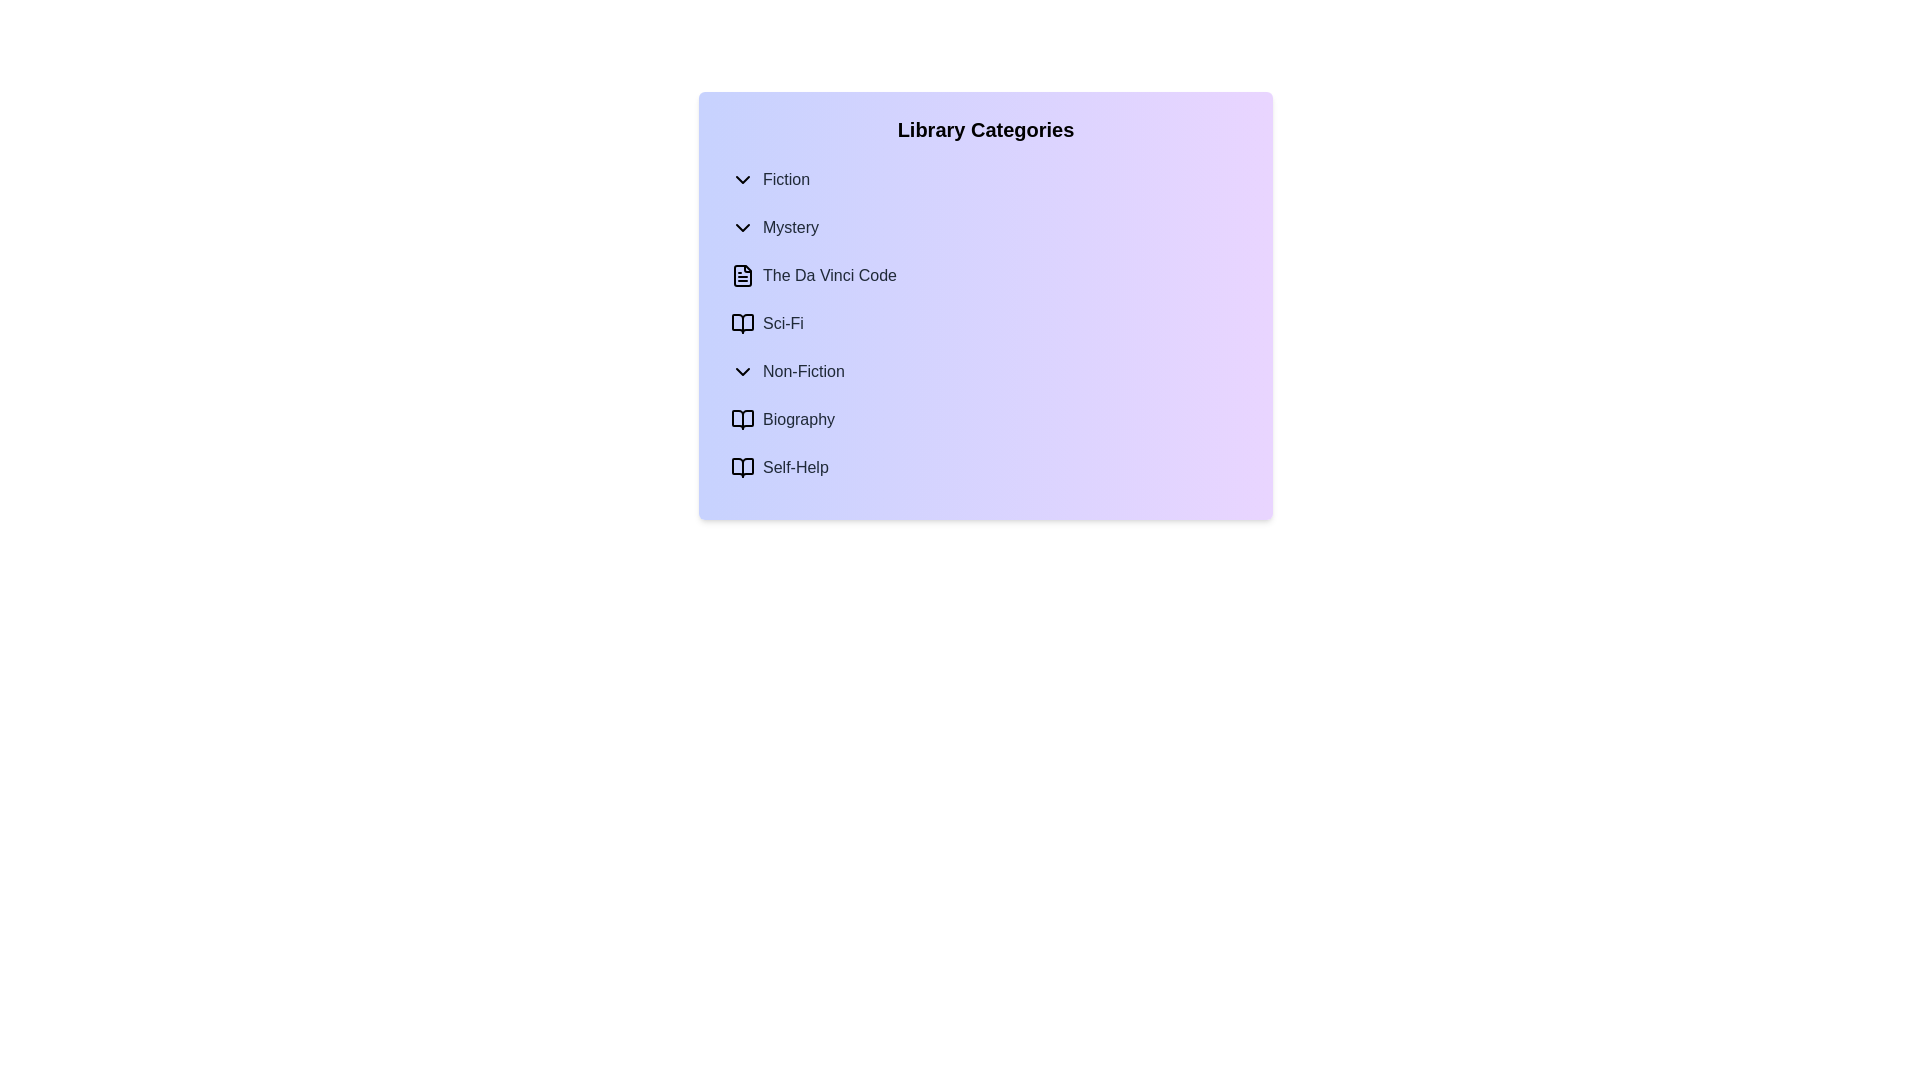 Image resolution: width=1920 pixels, height=1080 pixels. Describe the element at coordinates (742, 467) in the screenshot. I see `the open book vector graphic icon located next to the 'Self-Help' text in the 'Library Categories' section, if it is interactive` at that location.